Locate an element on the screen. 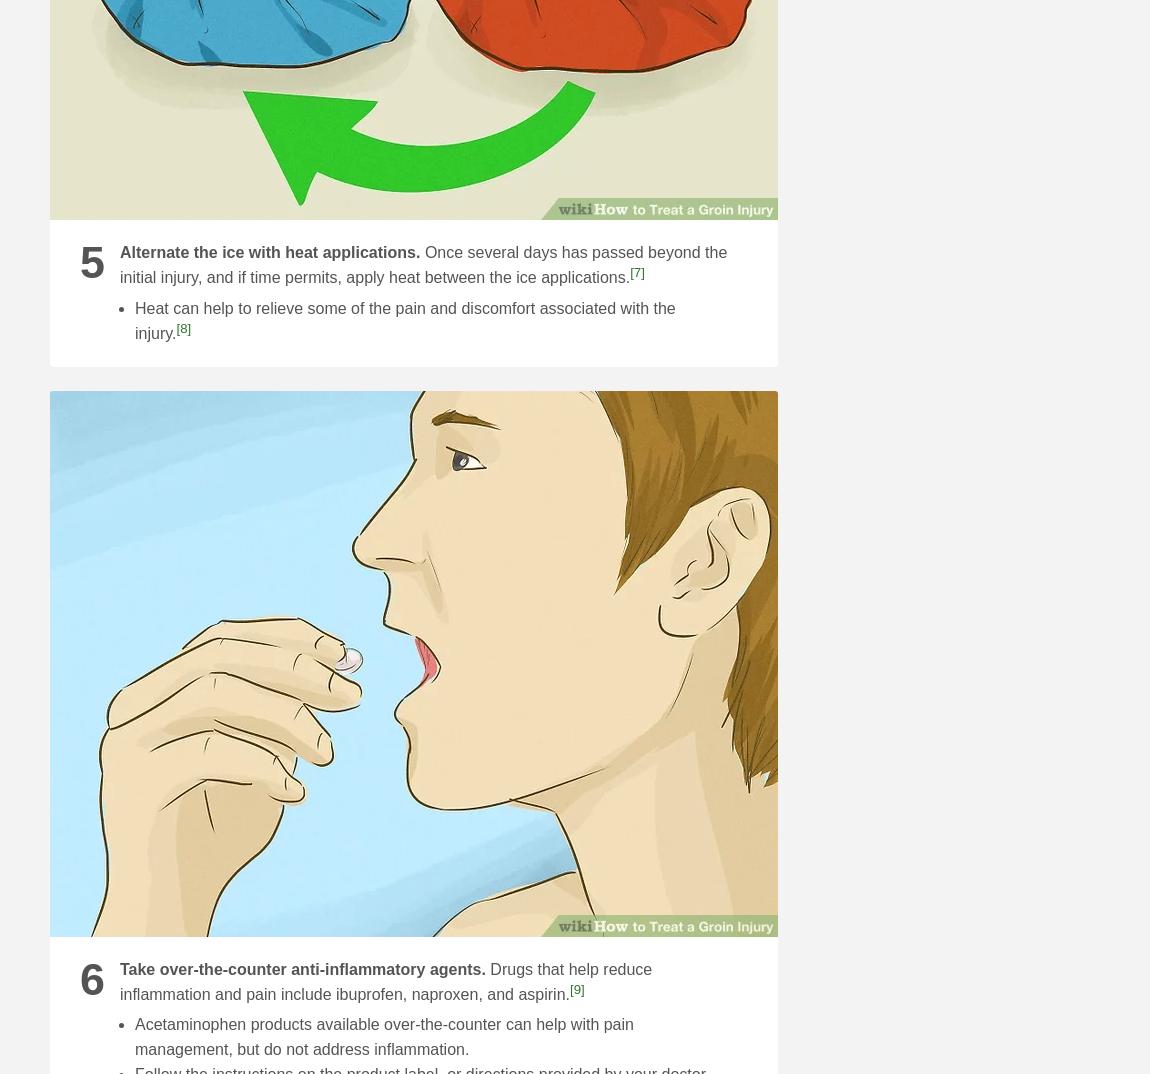  'Alternate the ice with heat applications.' is located at coordinates (268, 251).